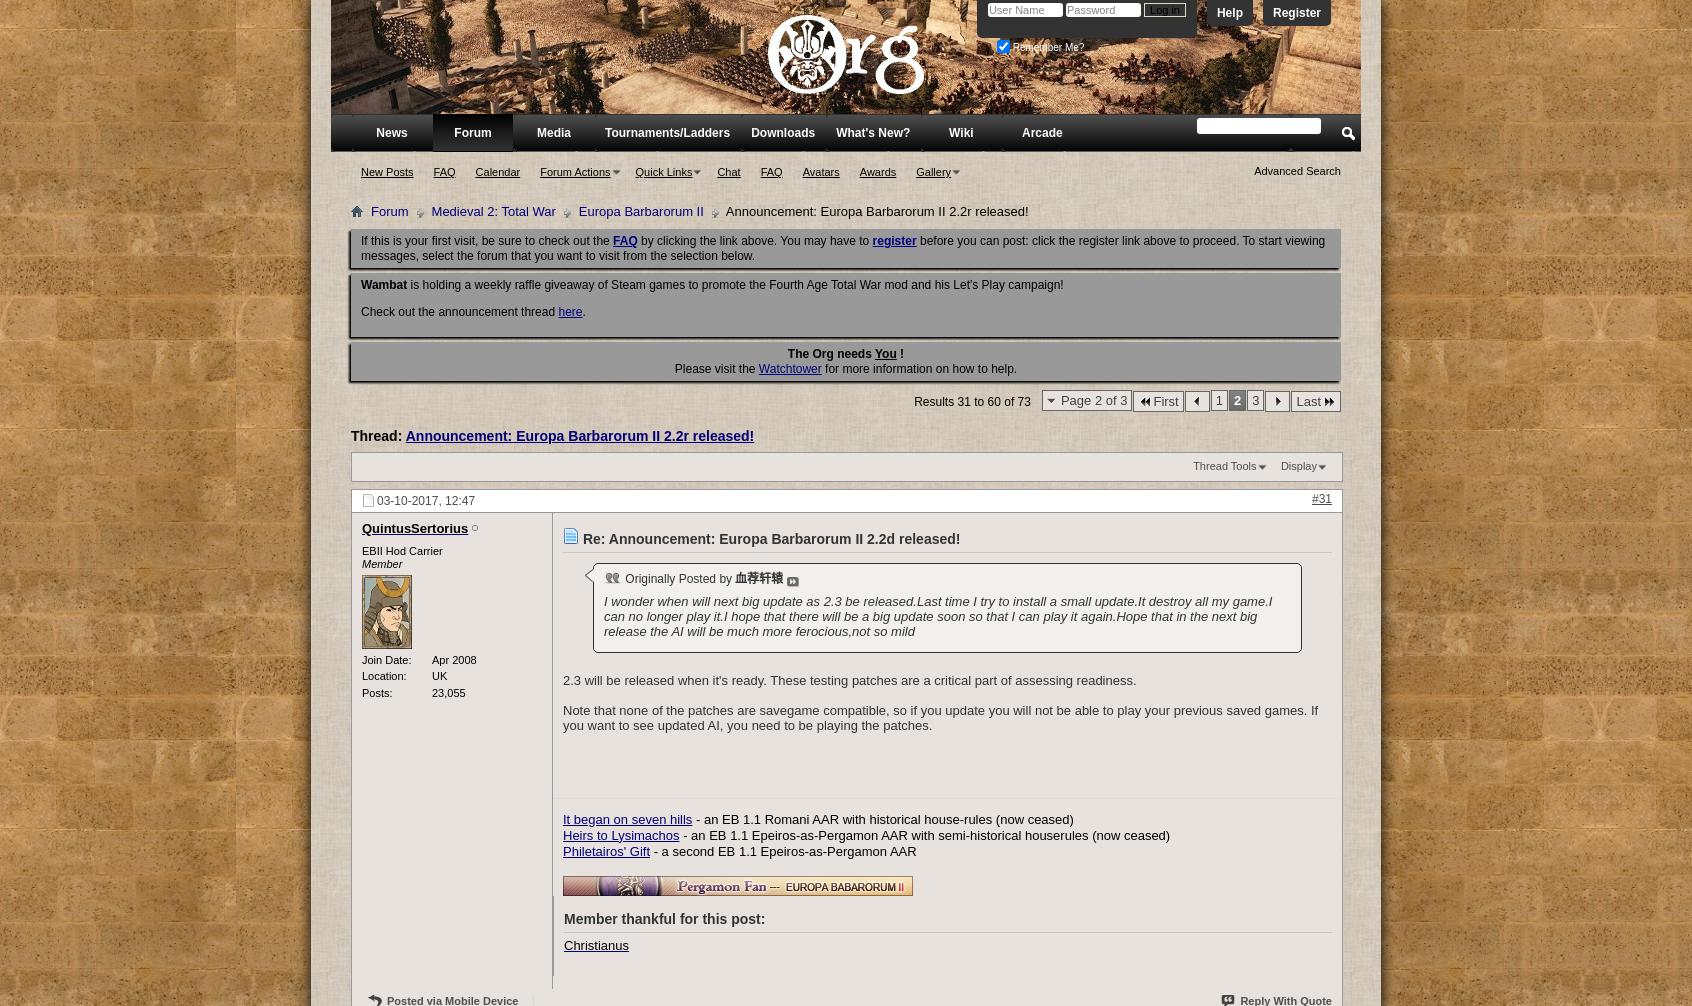  I want to click on 'Europa Barbarorum II', so click(640, 211).